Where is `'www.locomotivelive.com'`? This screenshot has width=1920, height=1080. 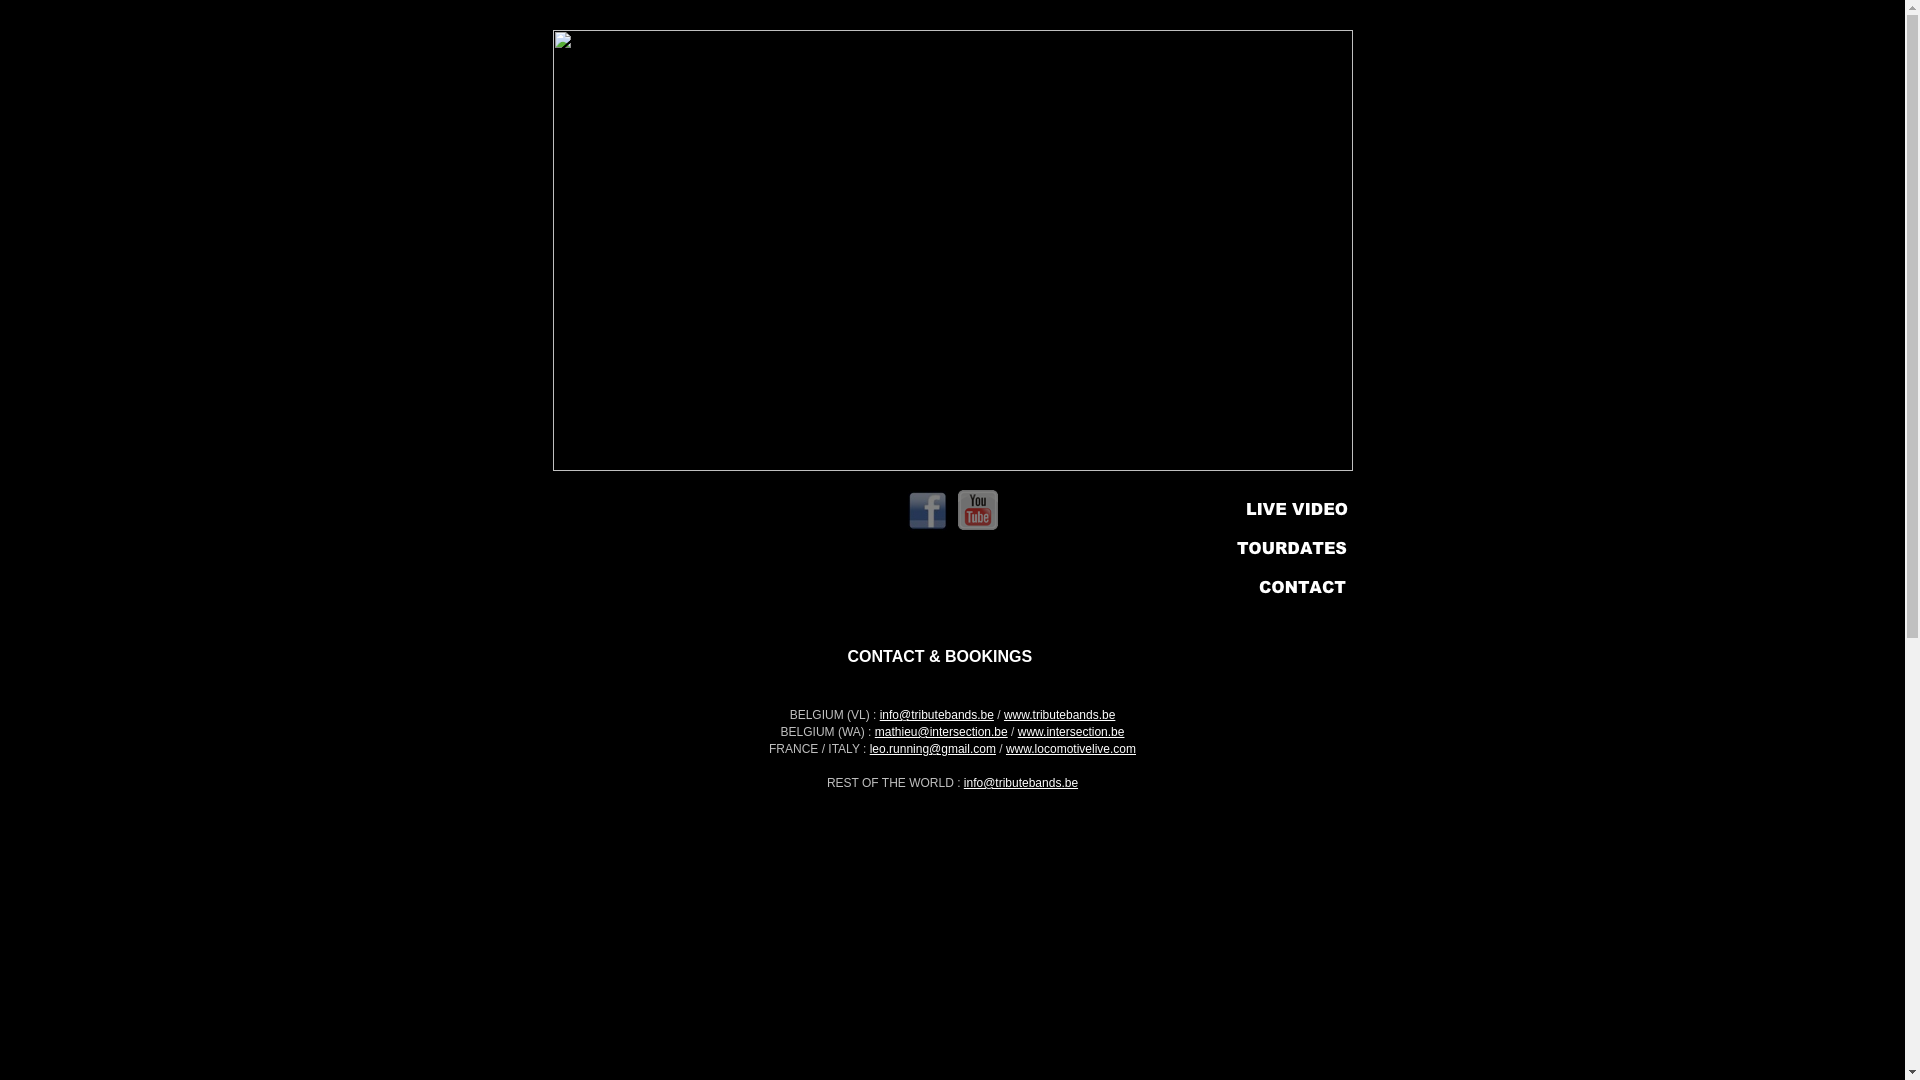
'www.locomotivelive.com' is located at coordinates (1006, 748).